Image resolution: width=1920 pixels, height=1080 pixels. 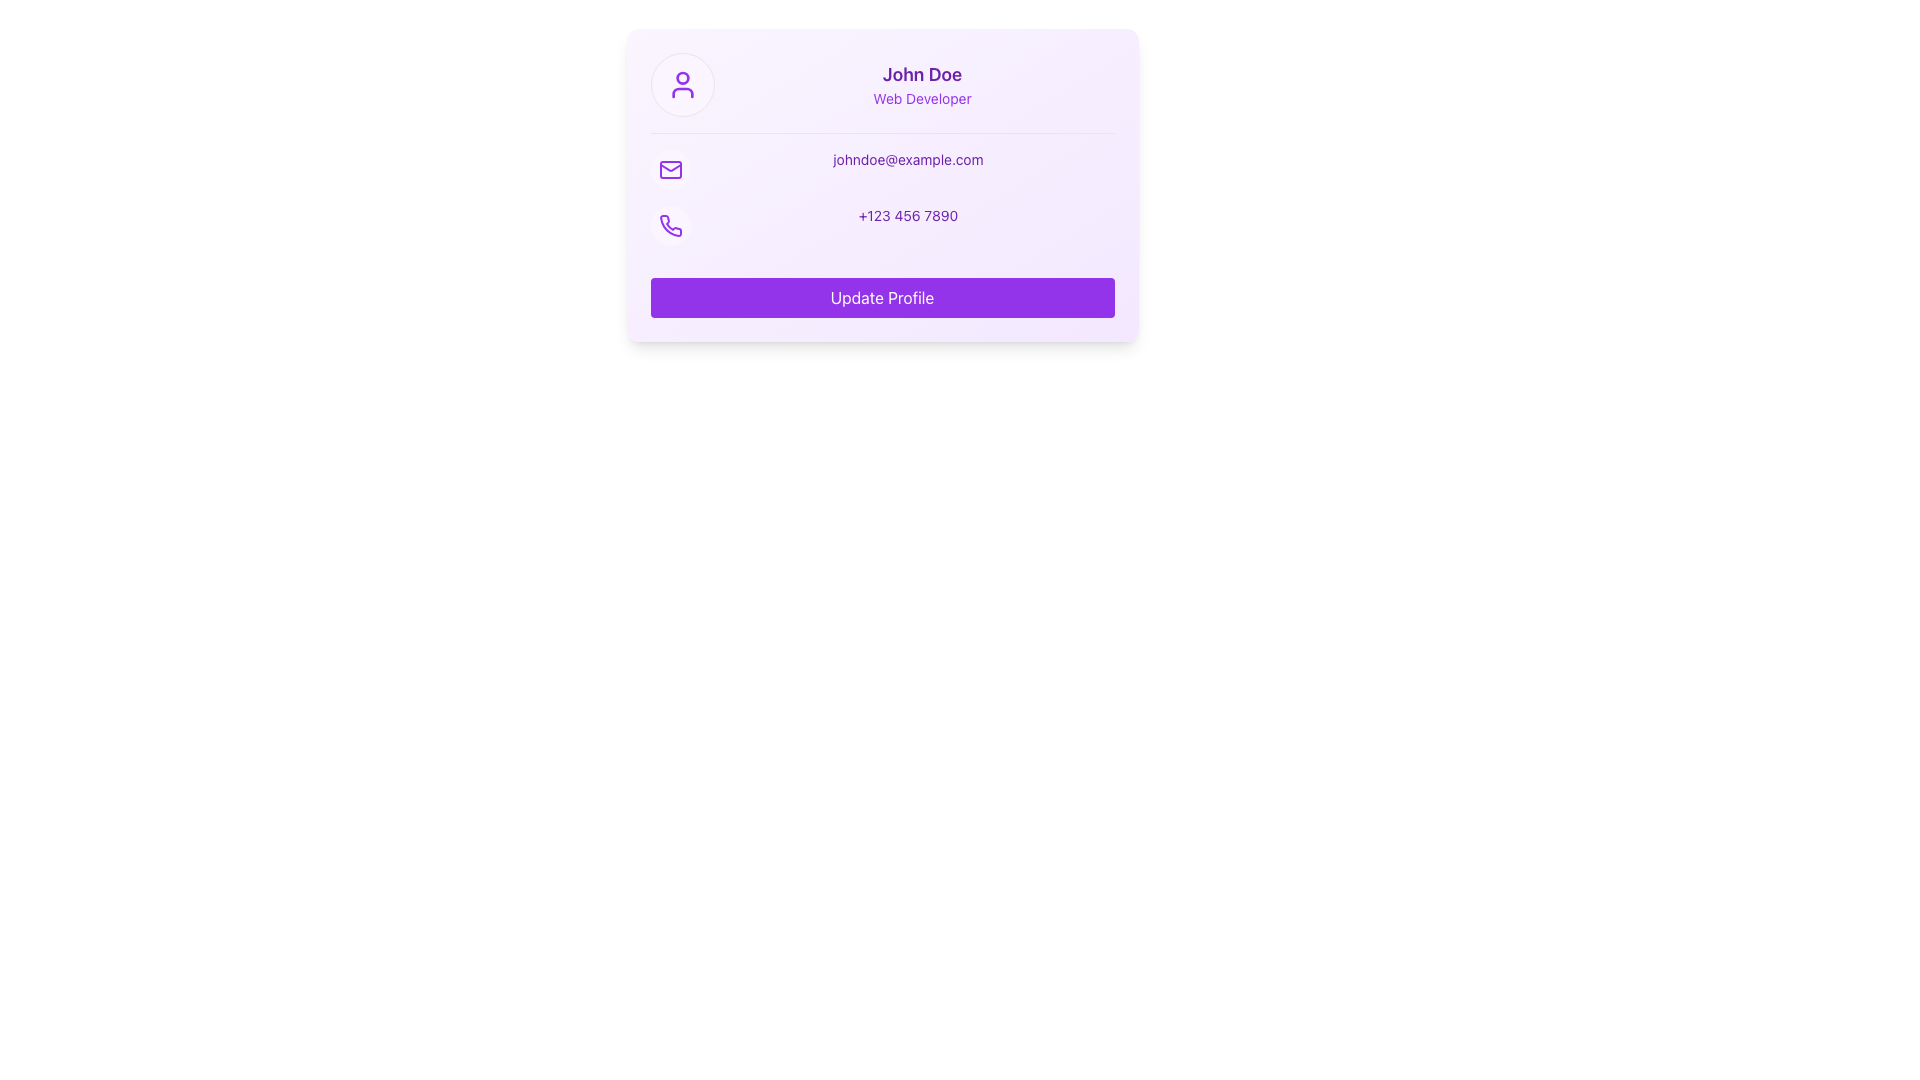 I want to click on email address displayed in the text label 'johndoe@example.com', which is located next to a purple envelope icon in the contact information section, so click(x=881, y=168).